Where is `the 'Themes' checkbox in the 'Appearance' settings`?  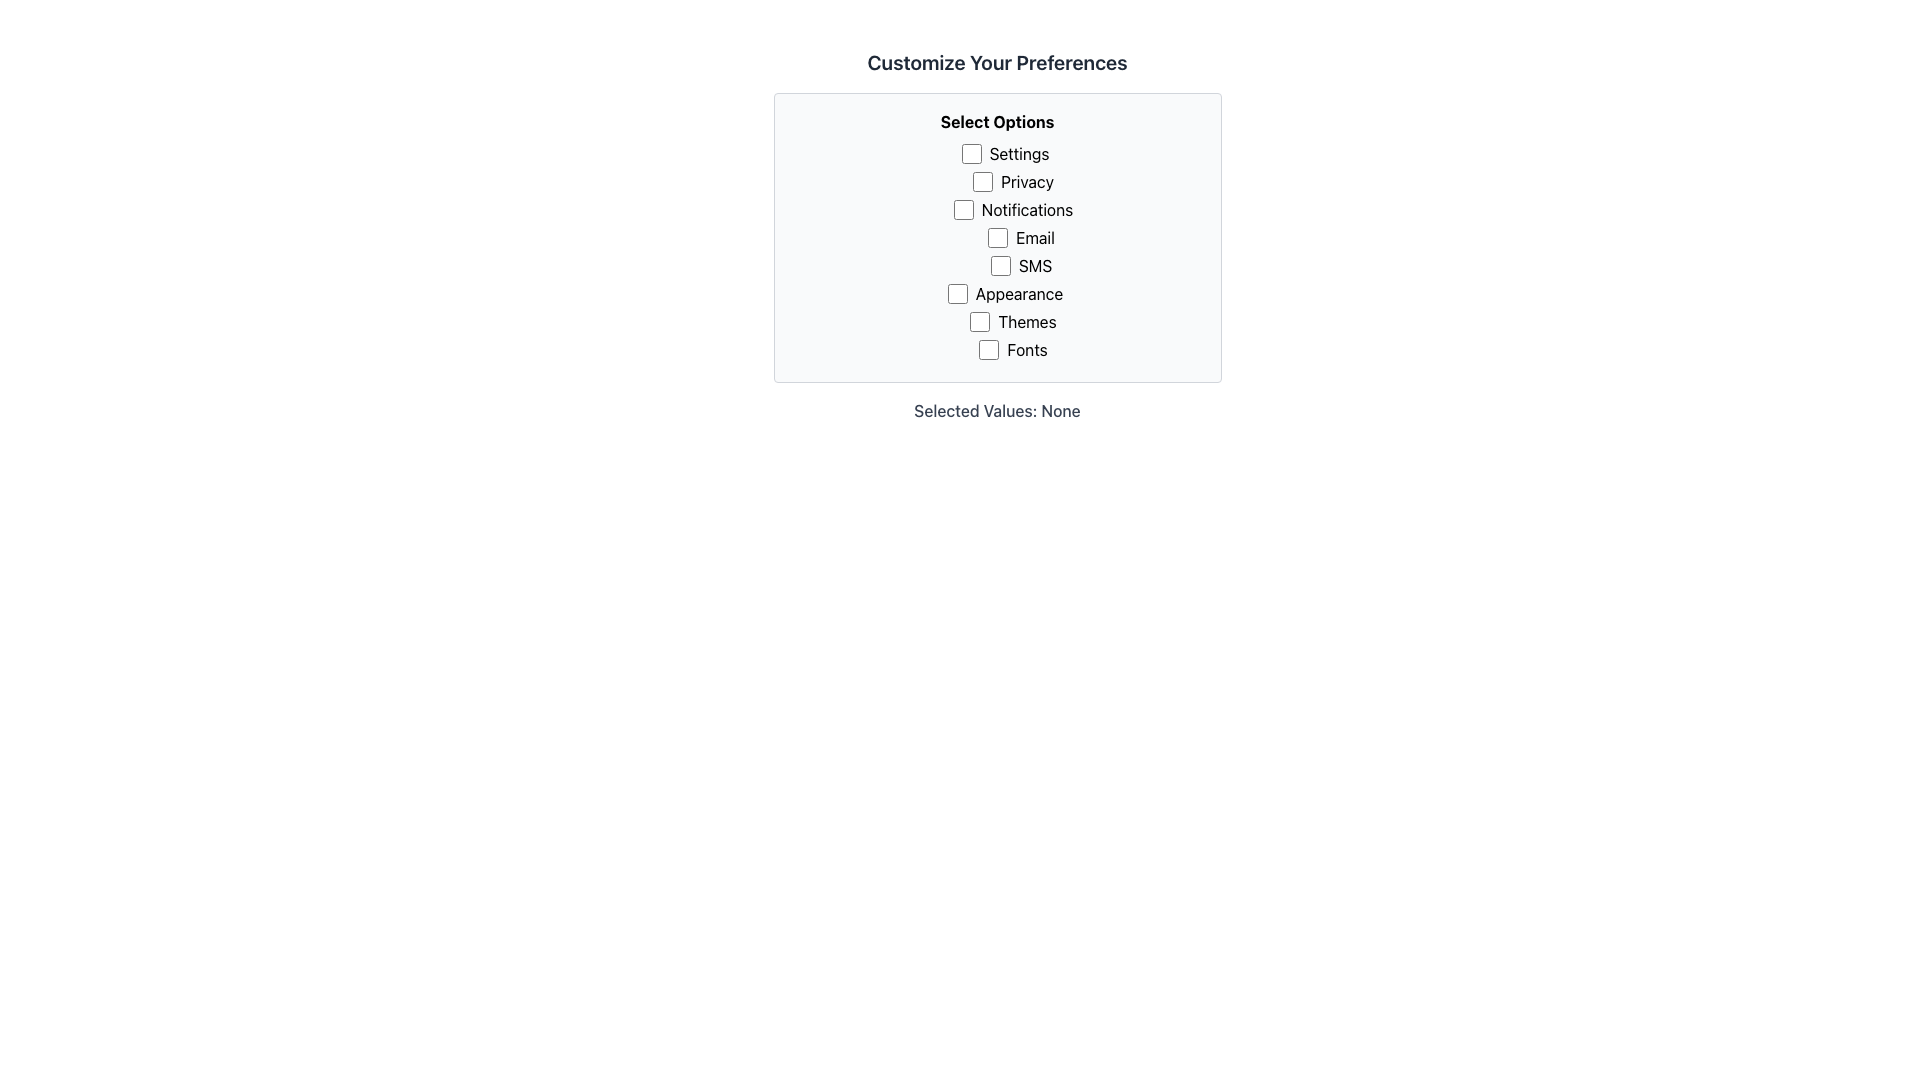 the 'Themes' checkbox in the 'Appearance' settings is located at coordinates (1005, 323).